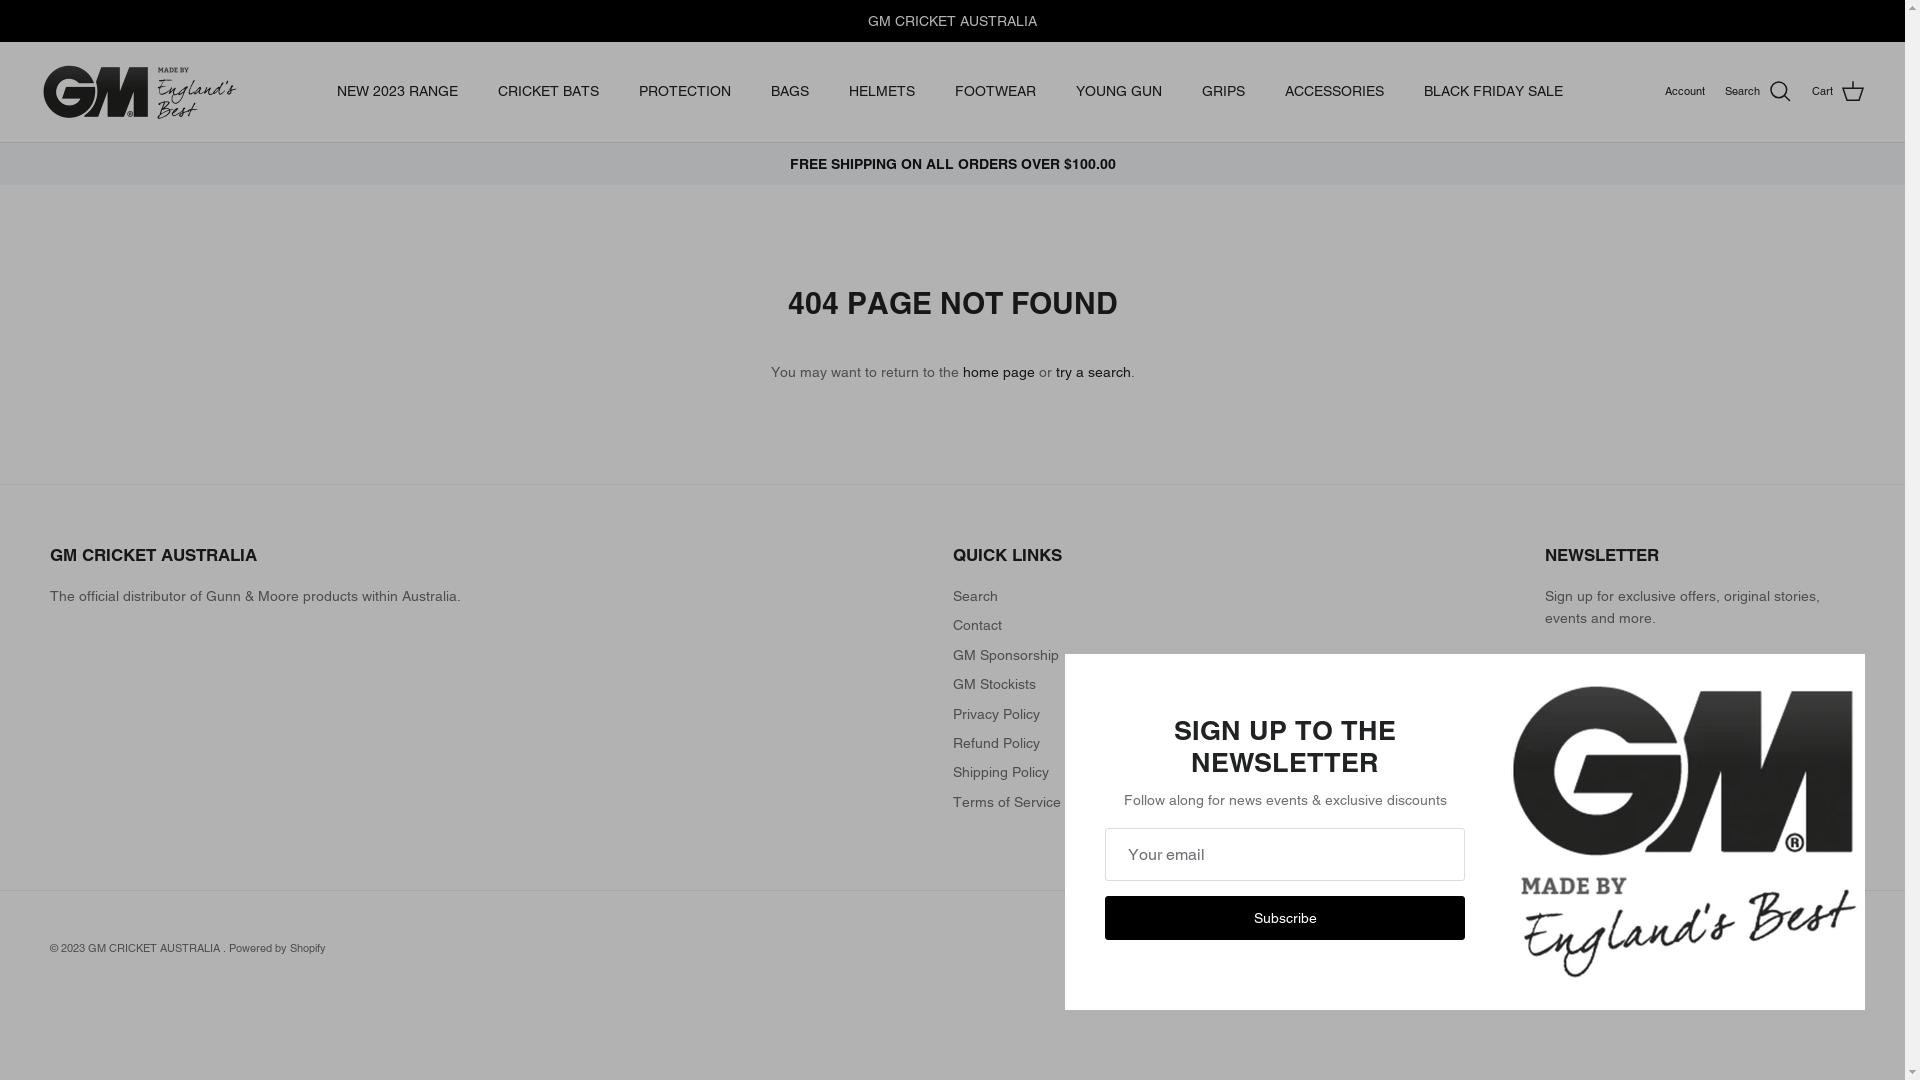  What do you see at coordinates (1334, 91) in the screenshot?
I see `'ACCESSORIES'` at bounding box center [1334, 91].